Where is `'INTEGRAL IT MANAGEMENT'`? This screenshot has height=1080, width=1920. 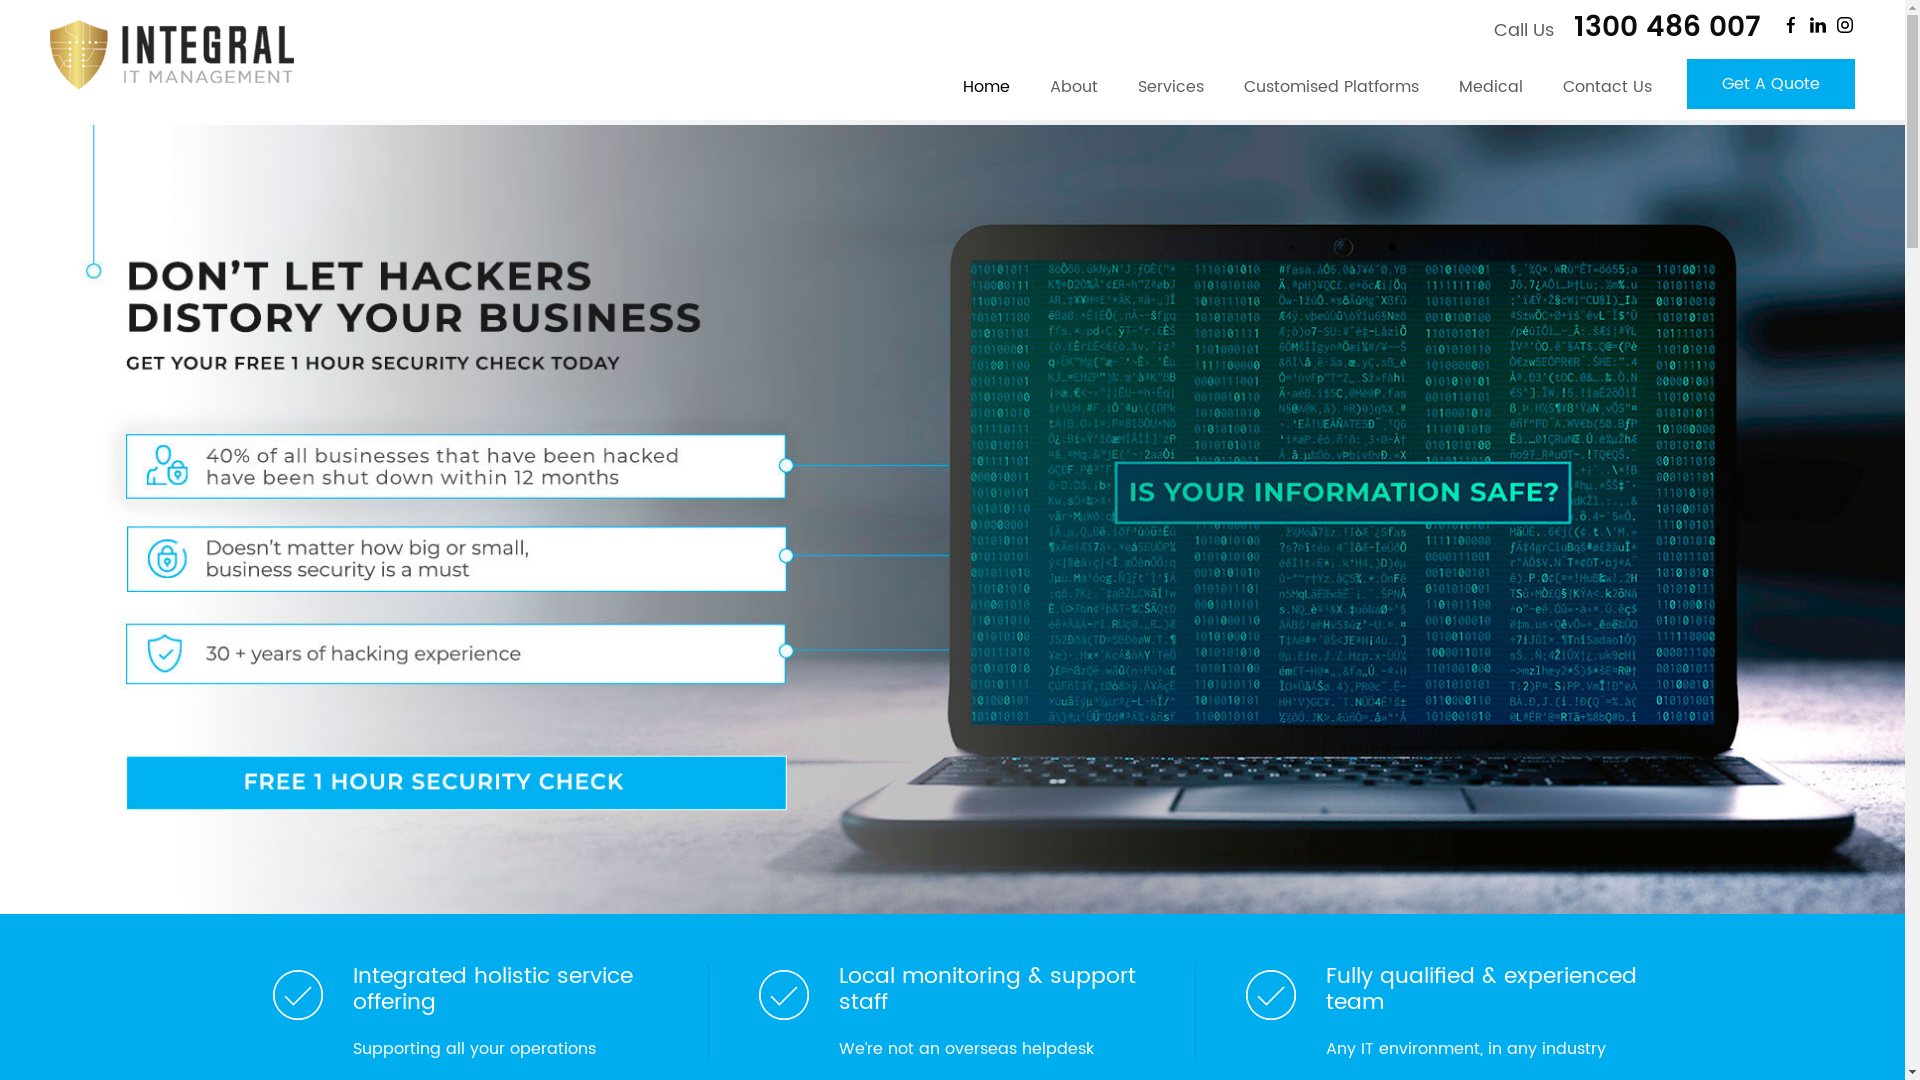 'INTEGRAL IT MANAGEMENT' is located at coordinates (172, 53).